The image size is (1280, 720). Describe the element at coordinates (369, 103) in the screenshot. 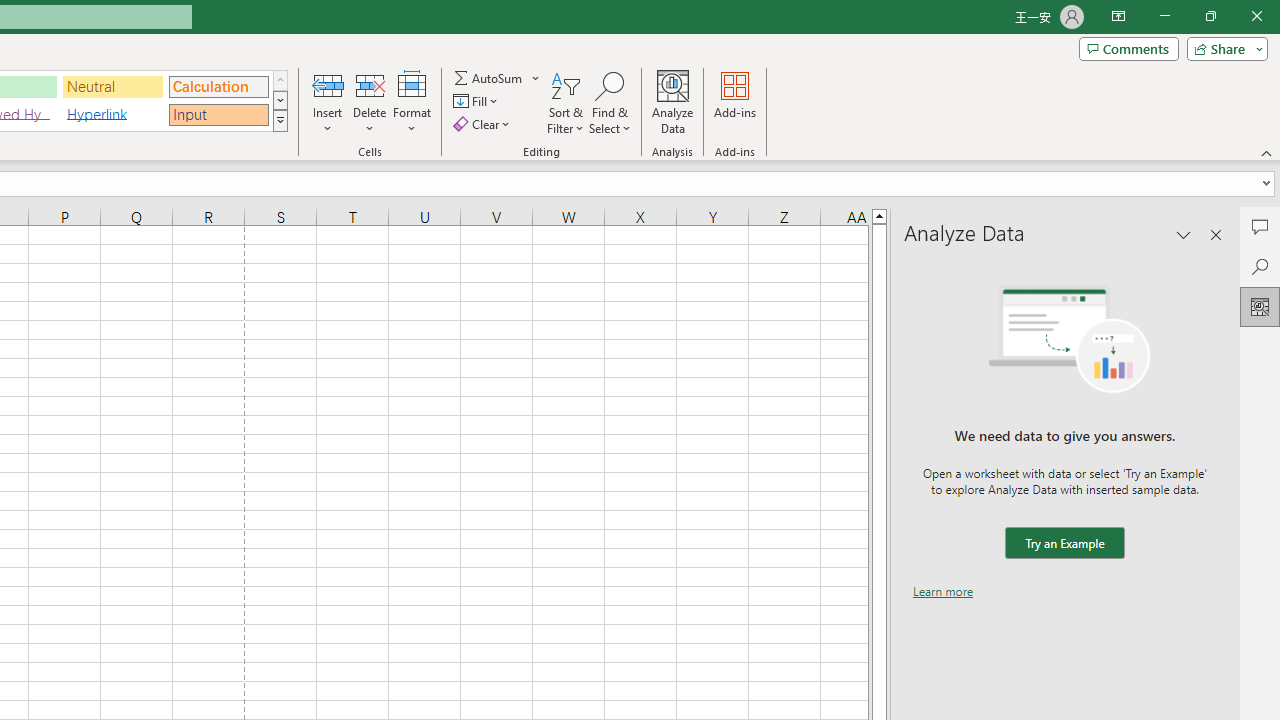

I see `'Delete'` at that location.